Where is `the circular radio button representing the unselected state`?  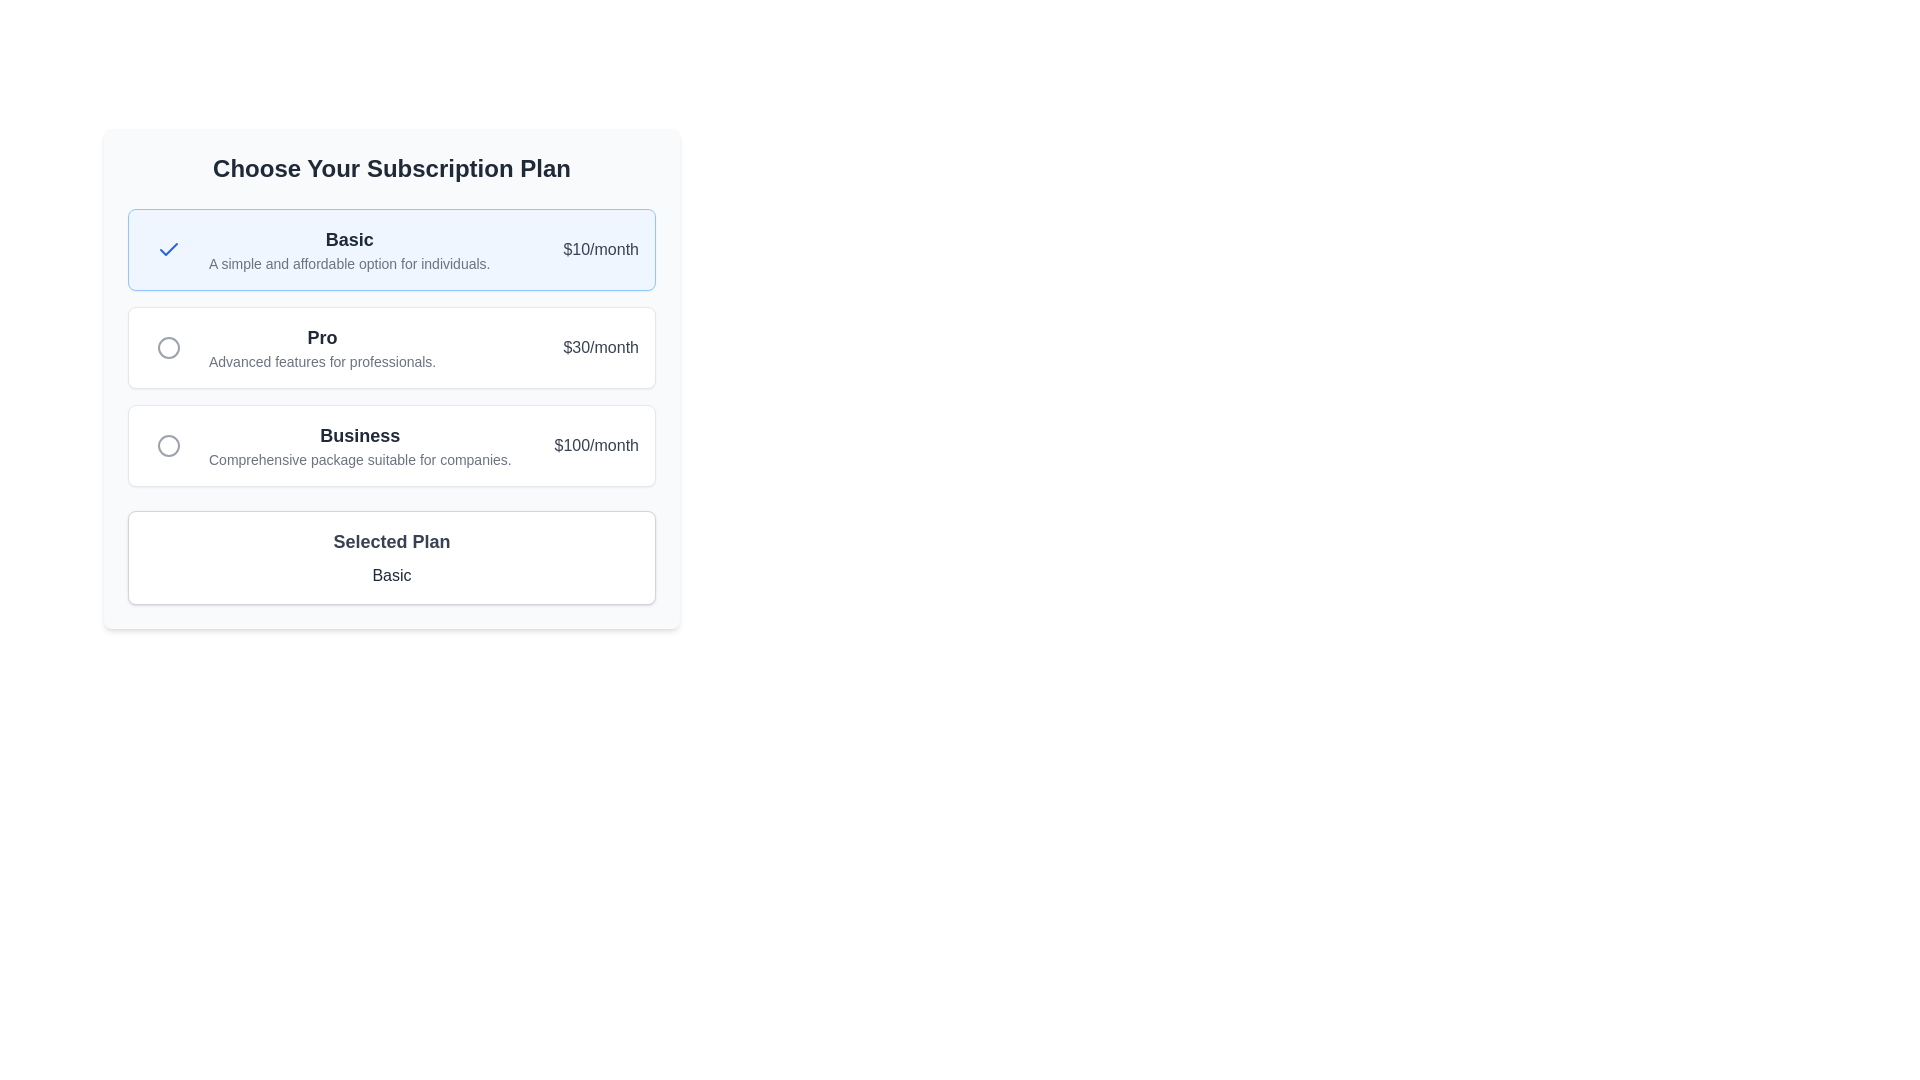
the circular radio button representing the unselected state is located at coordinates (168, 346).